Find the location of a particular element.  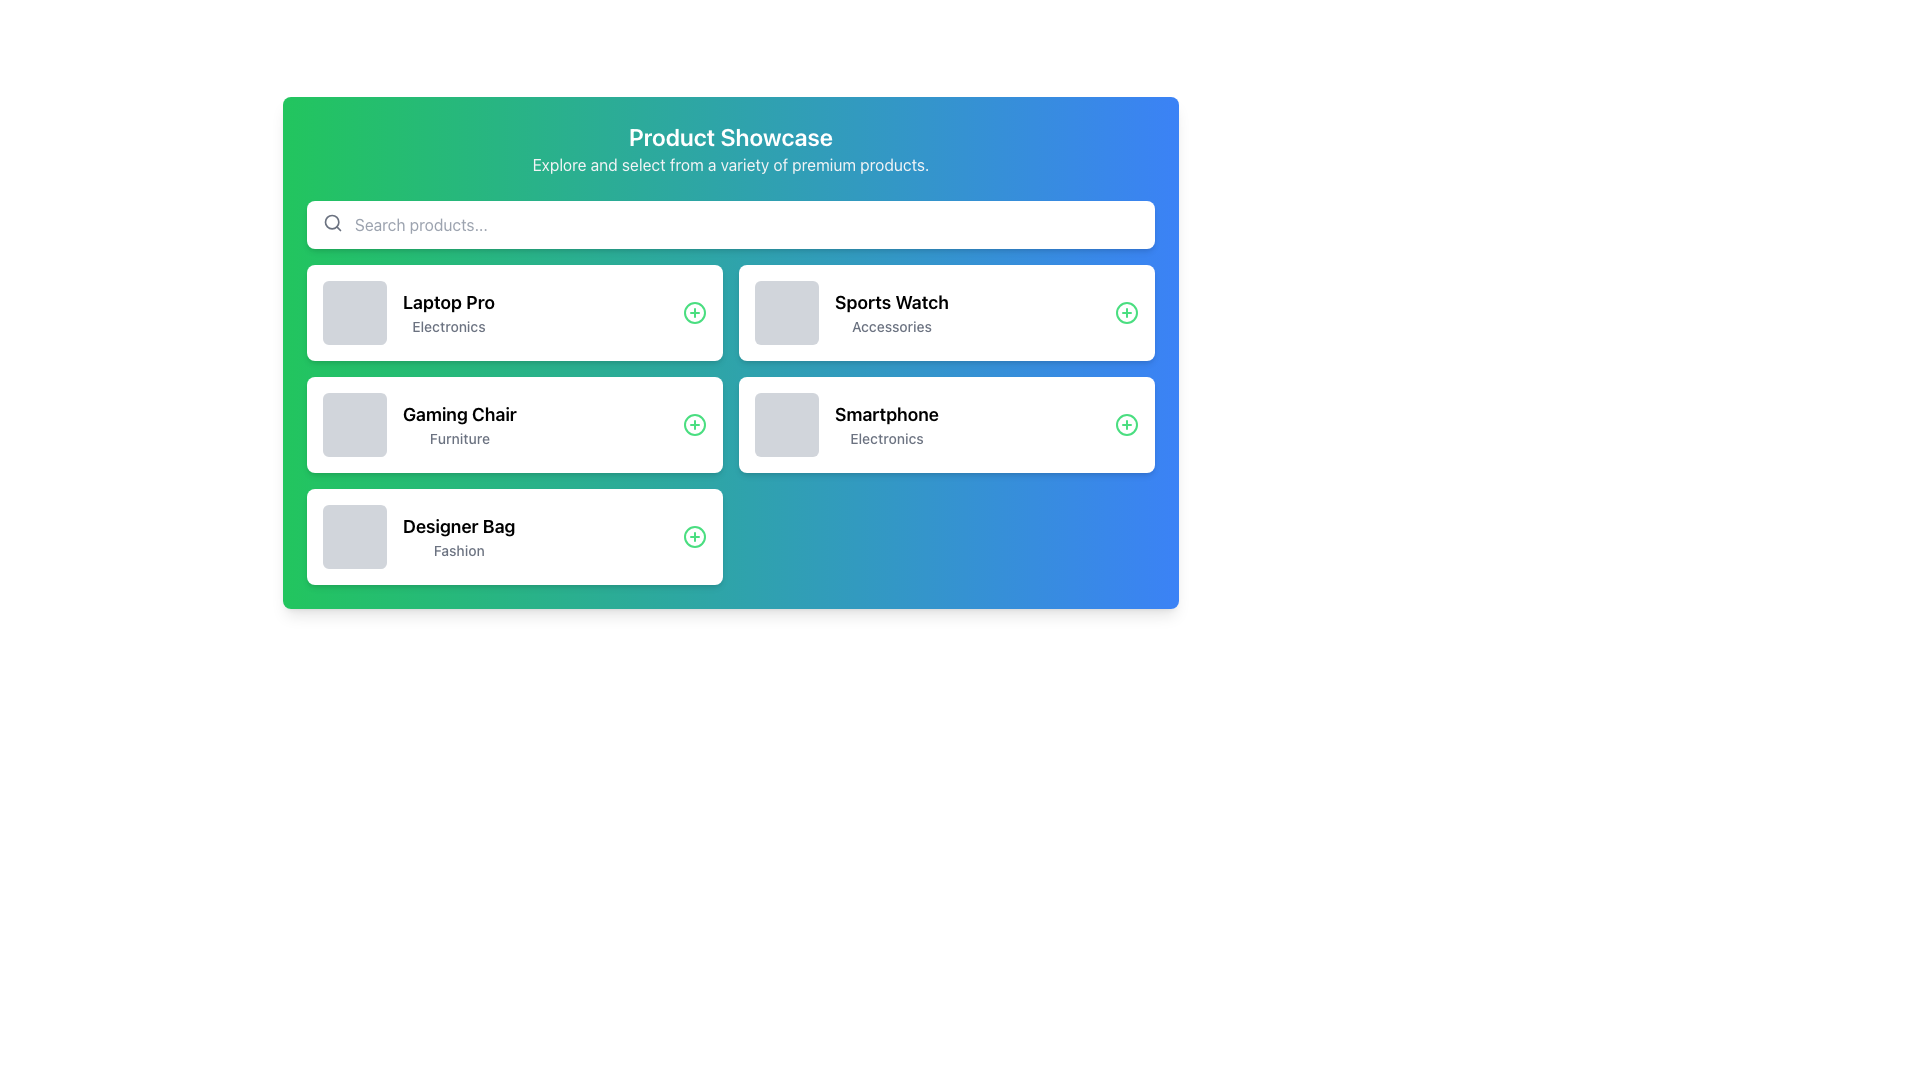

text content of the text label component displaying 'Gaming Chair' and 'Furniture' located in the second item of the left column in the grid layout is located at coordinates (458, 423).